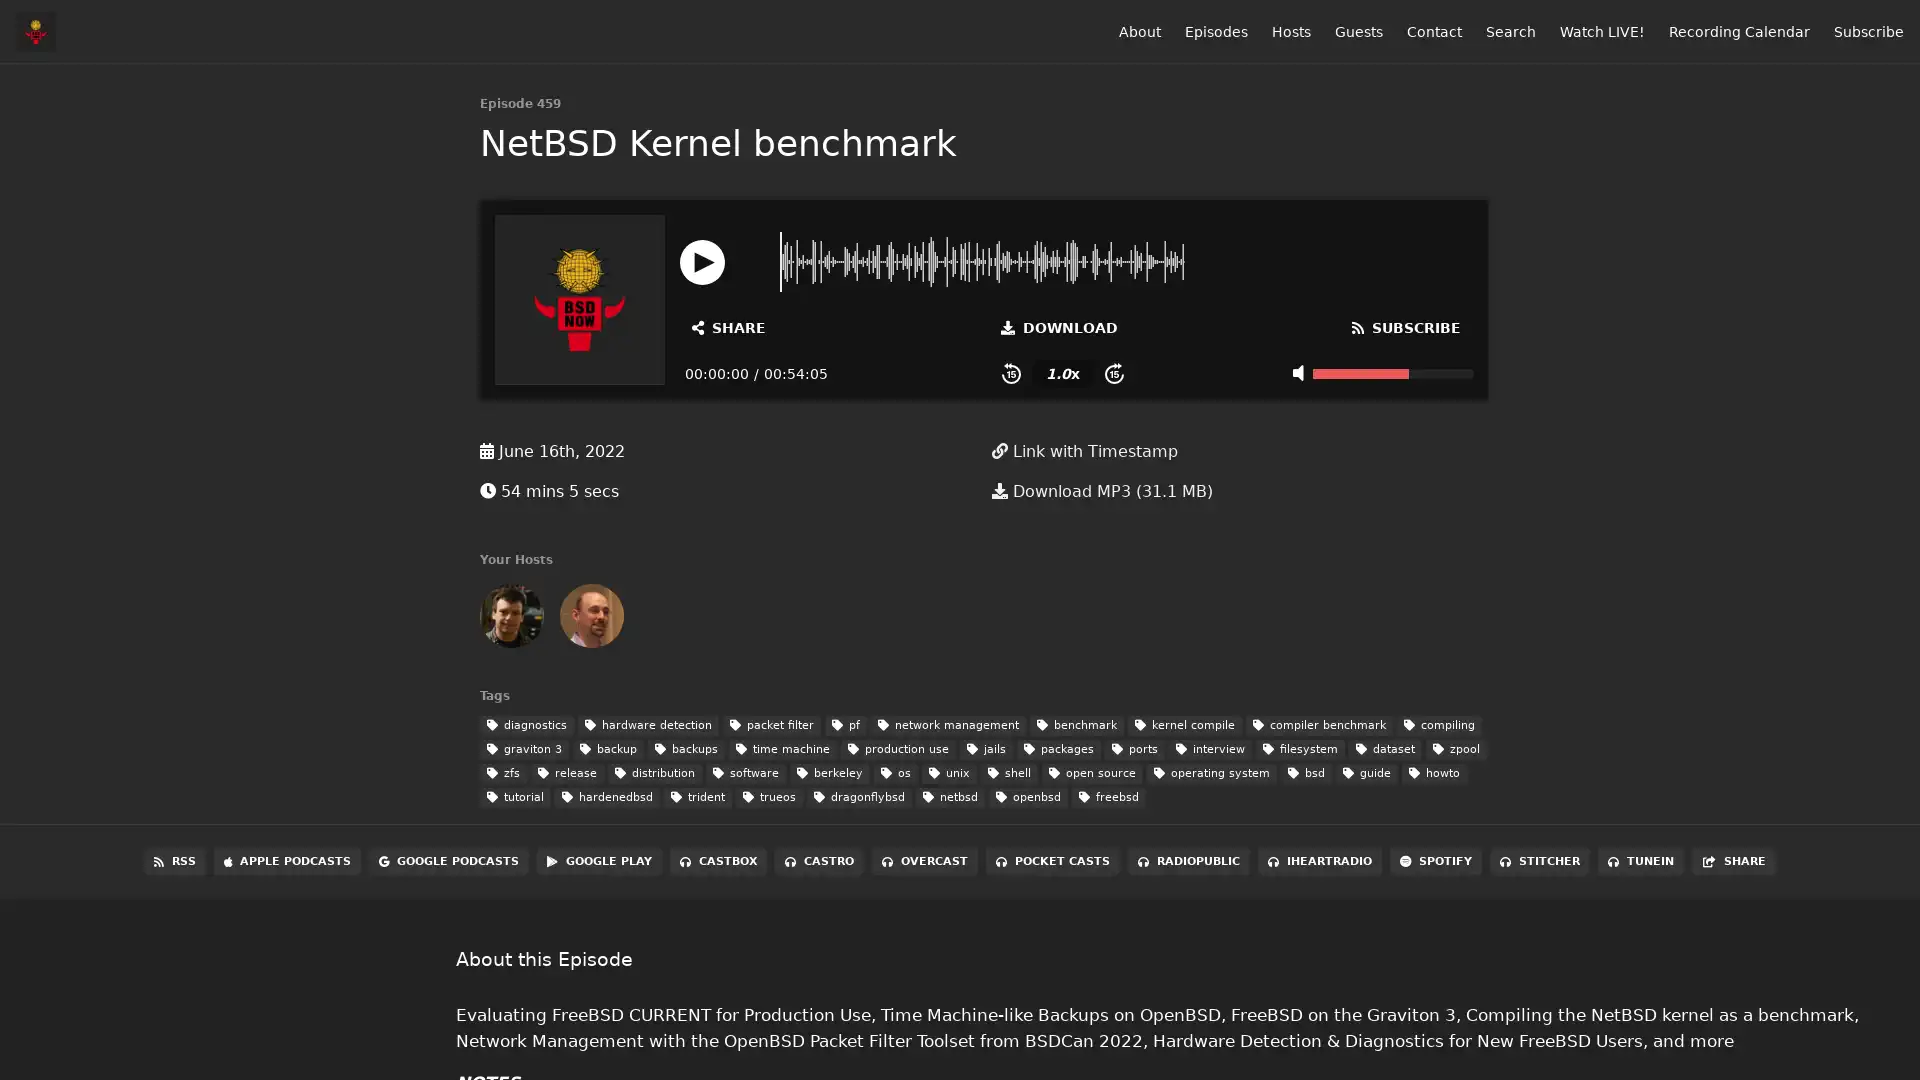 The image size is (1920, 1080). What do you see at coordinates (728, 326) in the screenshot?
I see `Open Share and Subscribe Dialog` at bounding box center [728, 326].